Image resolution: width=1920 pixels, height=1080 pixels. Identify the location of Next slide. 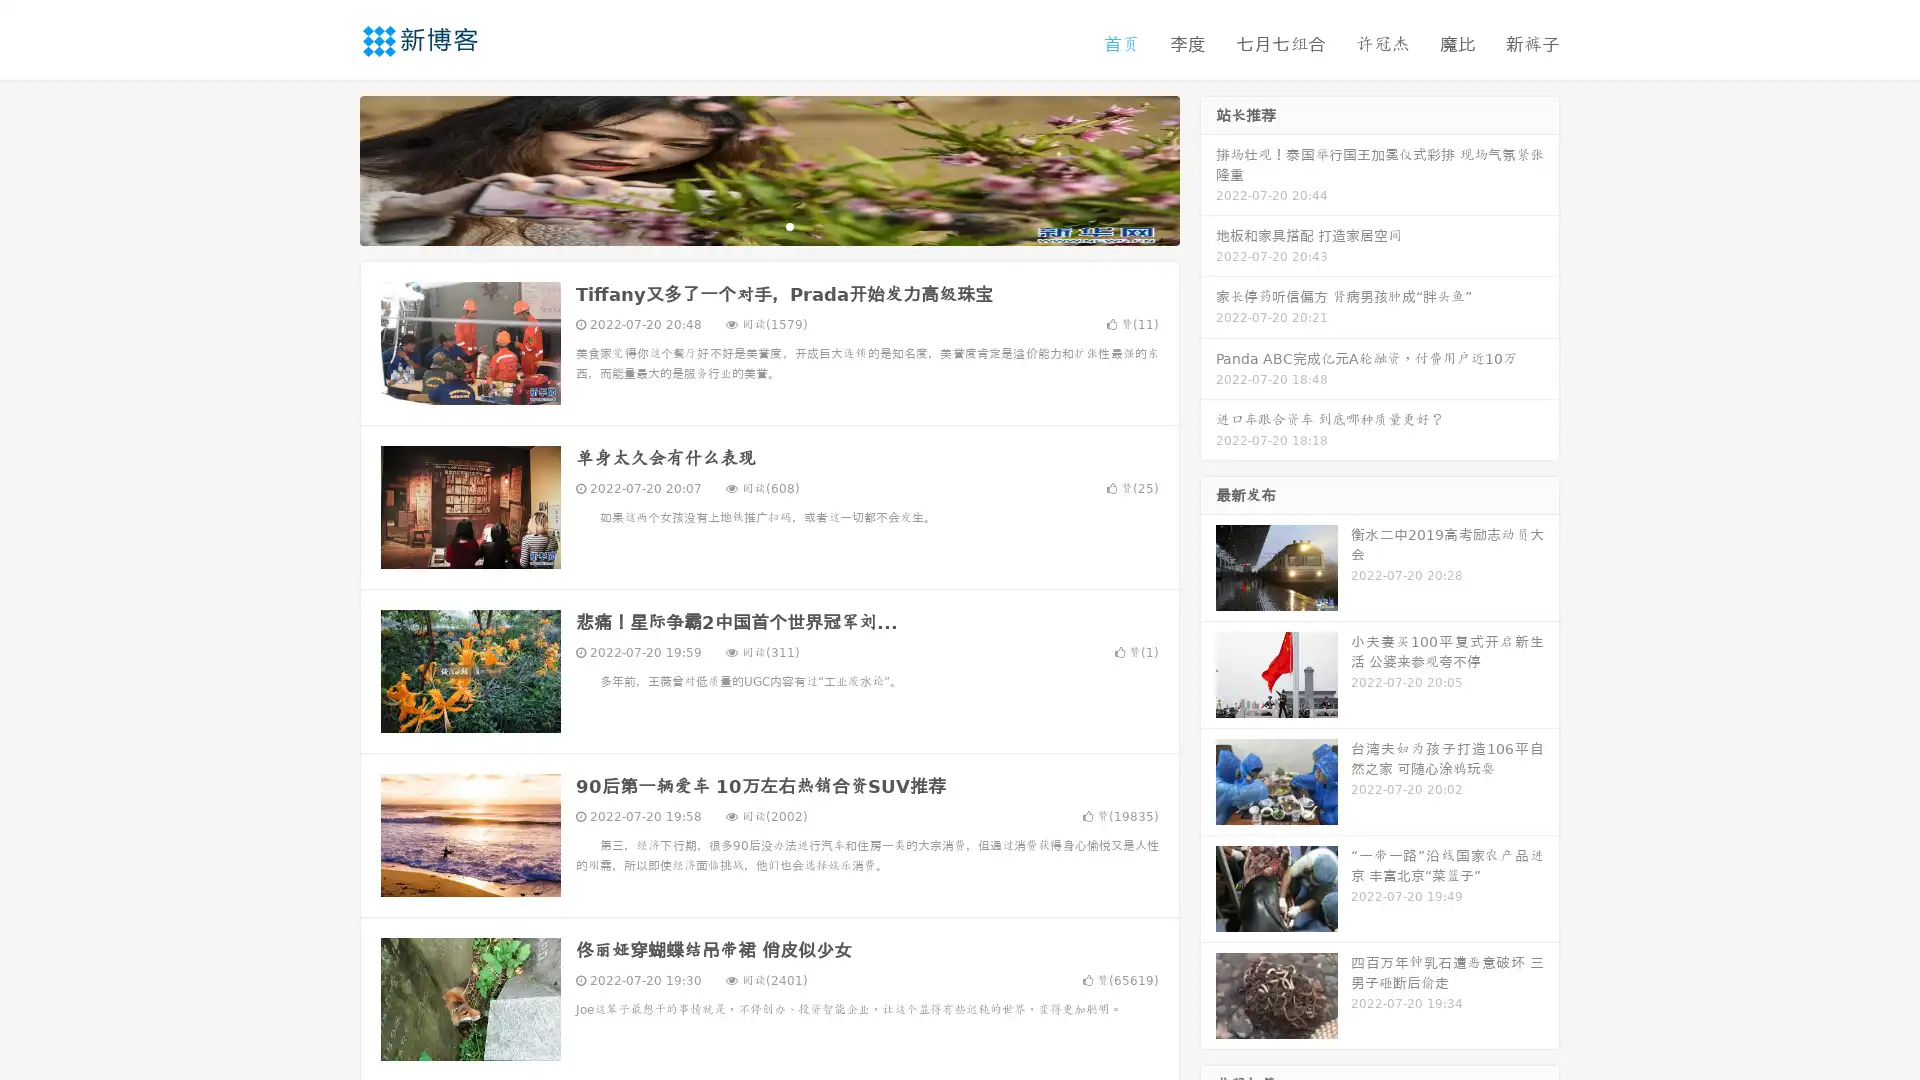
(1208, 168).